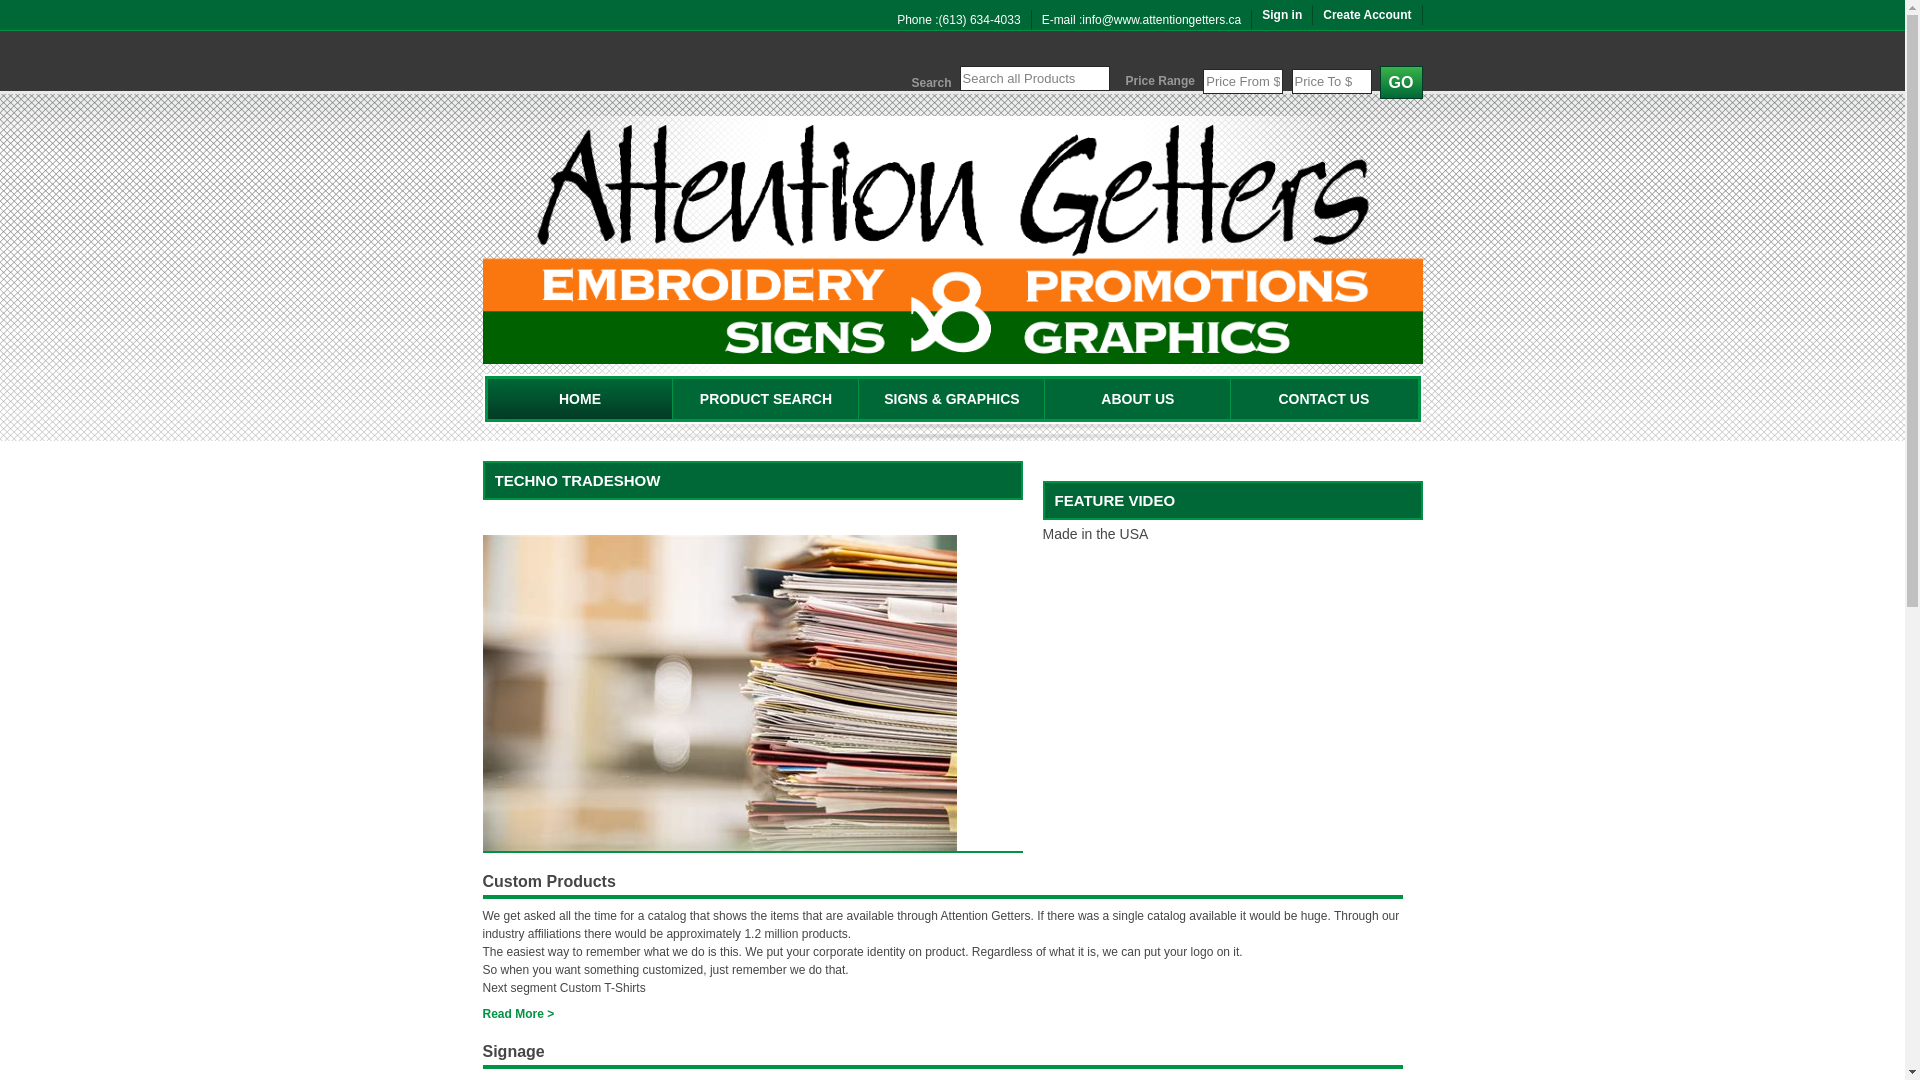  I want to click on 'info@www.attentiongetters.ca', so click(1161, 19).